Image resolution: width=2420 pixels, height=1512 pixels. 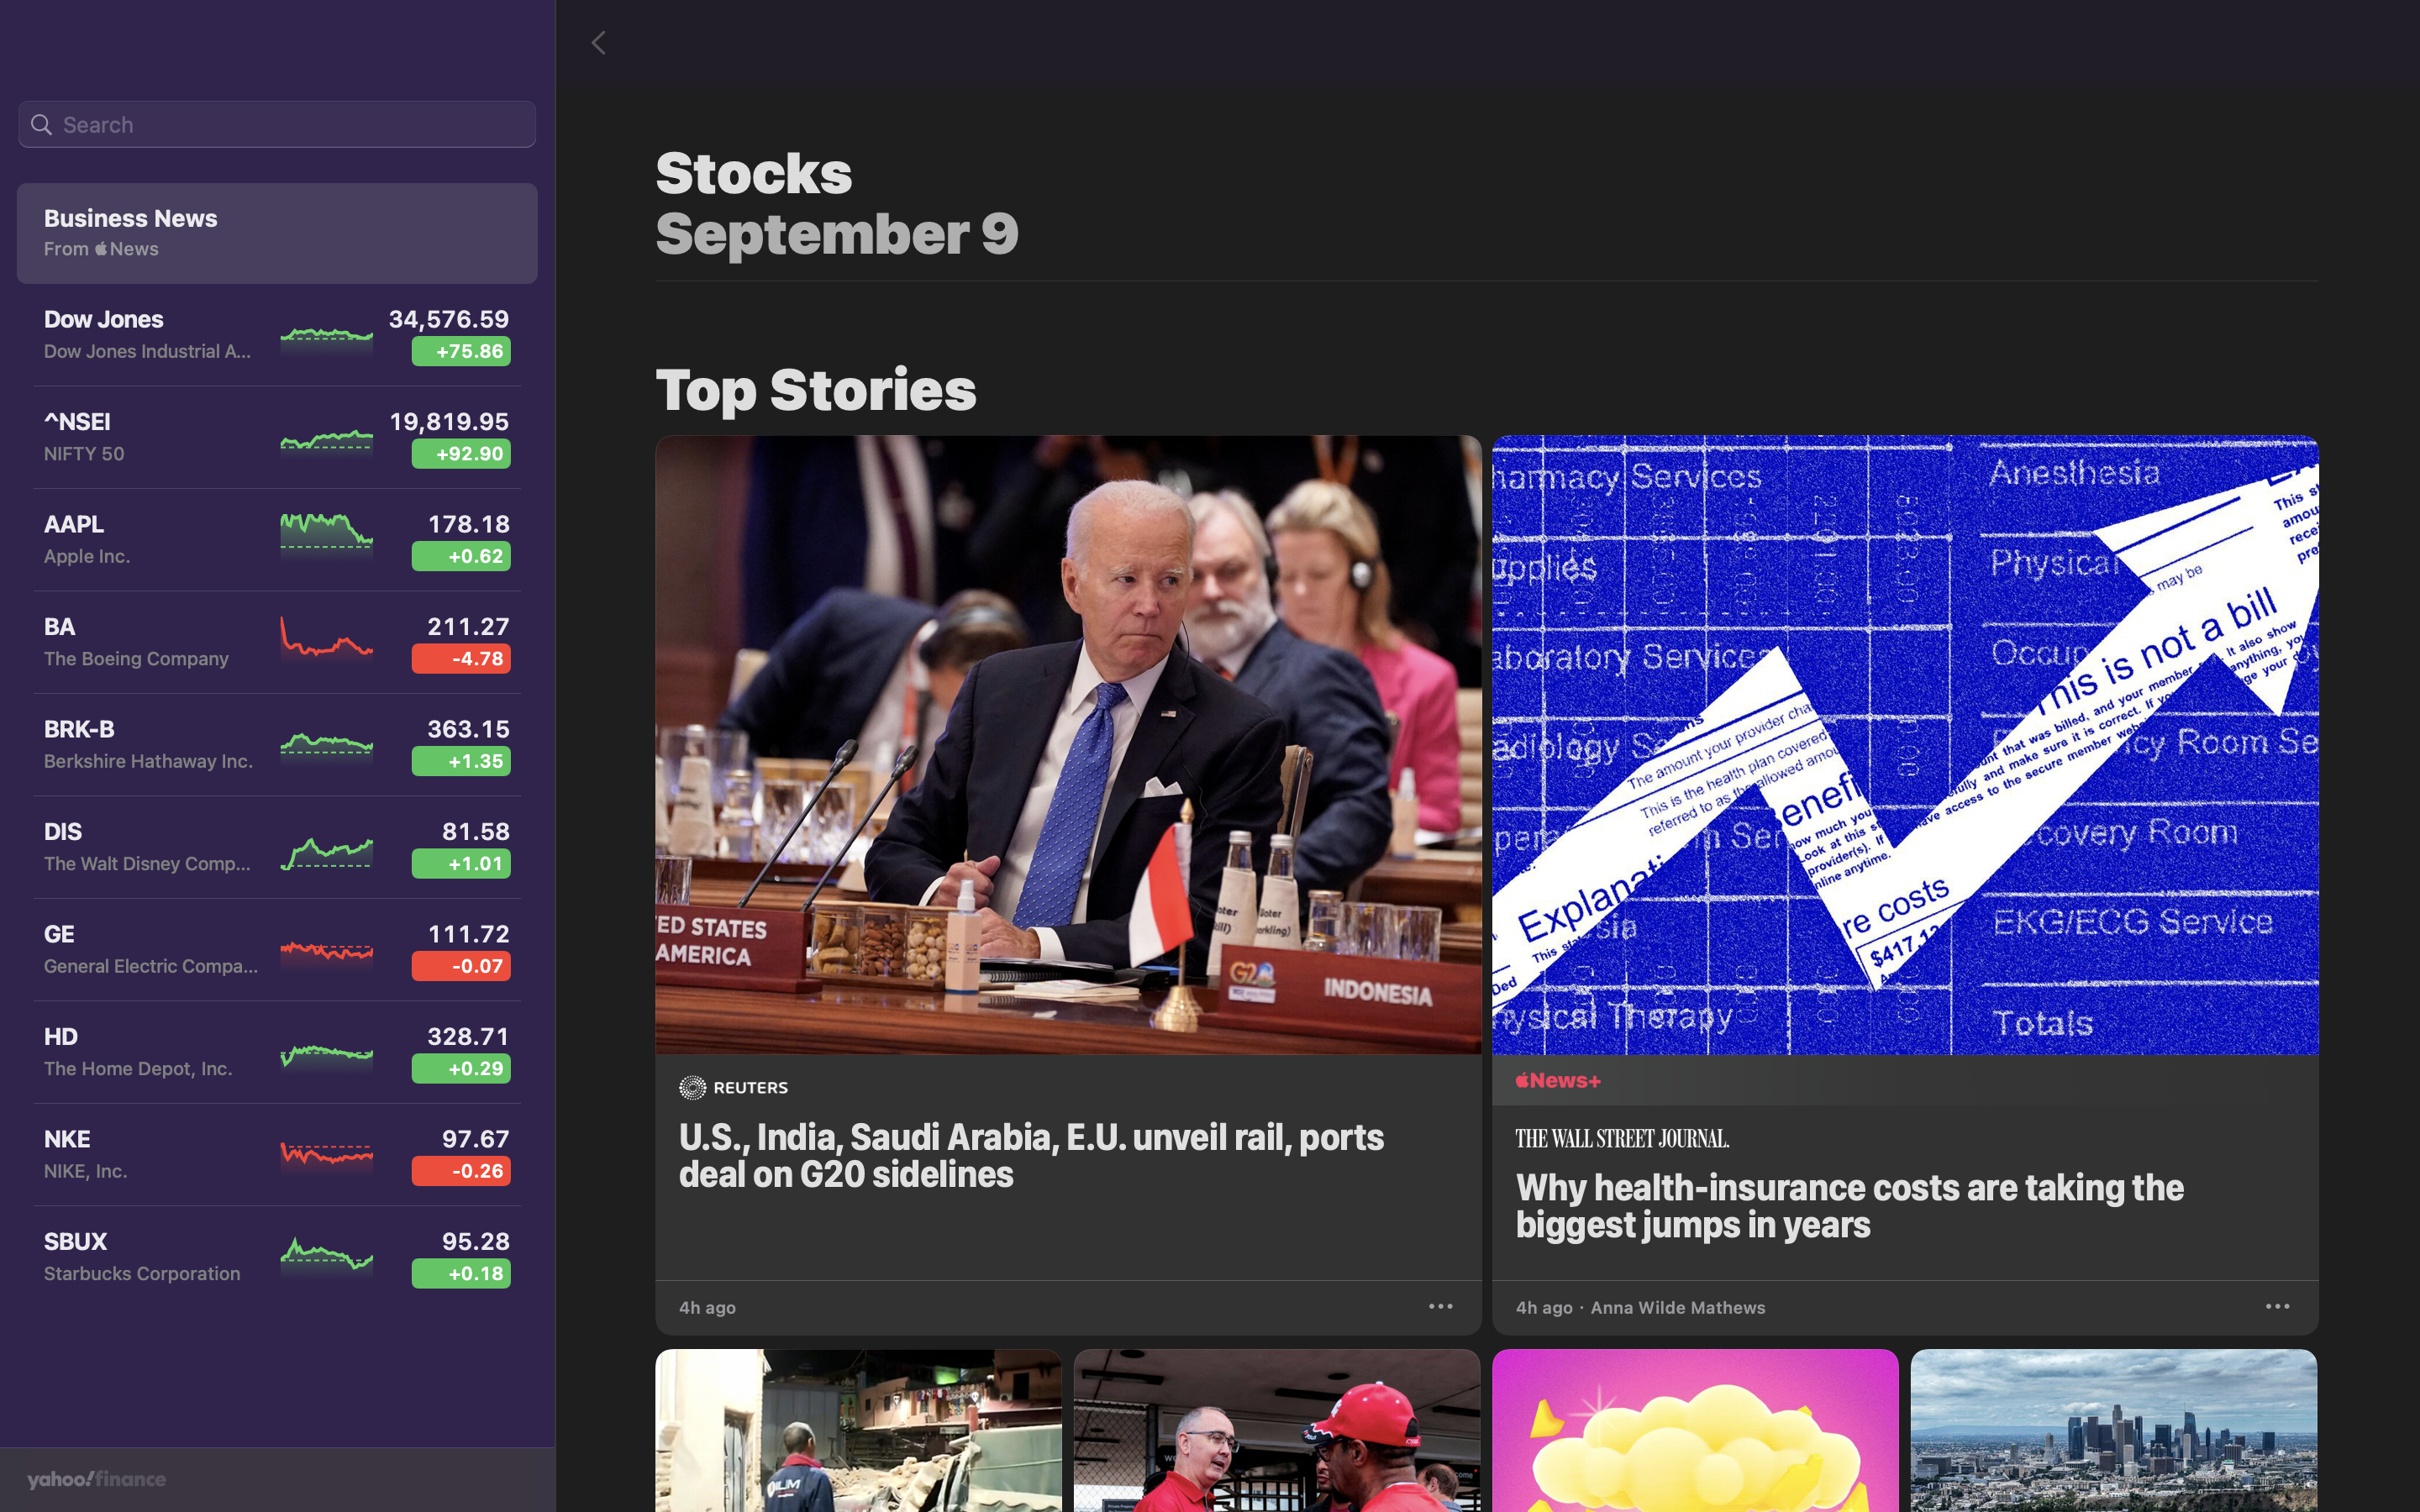 What do you see at coordinates (2275, 1305) in the screenshot?
I see `Save the health insurance news` at bounding box center [2275, 1305].